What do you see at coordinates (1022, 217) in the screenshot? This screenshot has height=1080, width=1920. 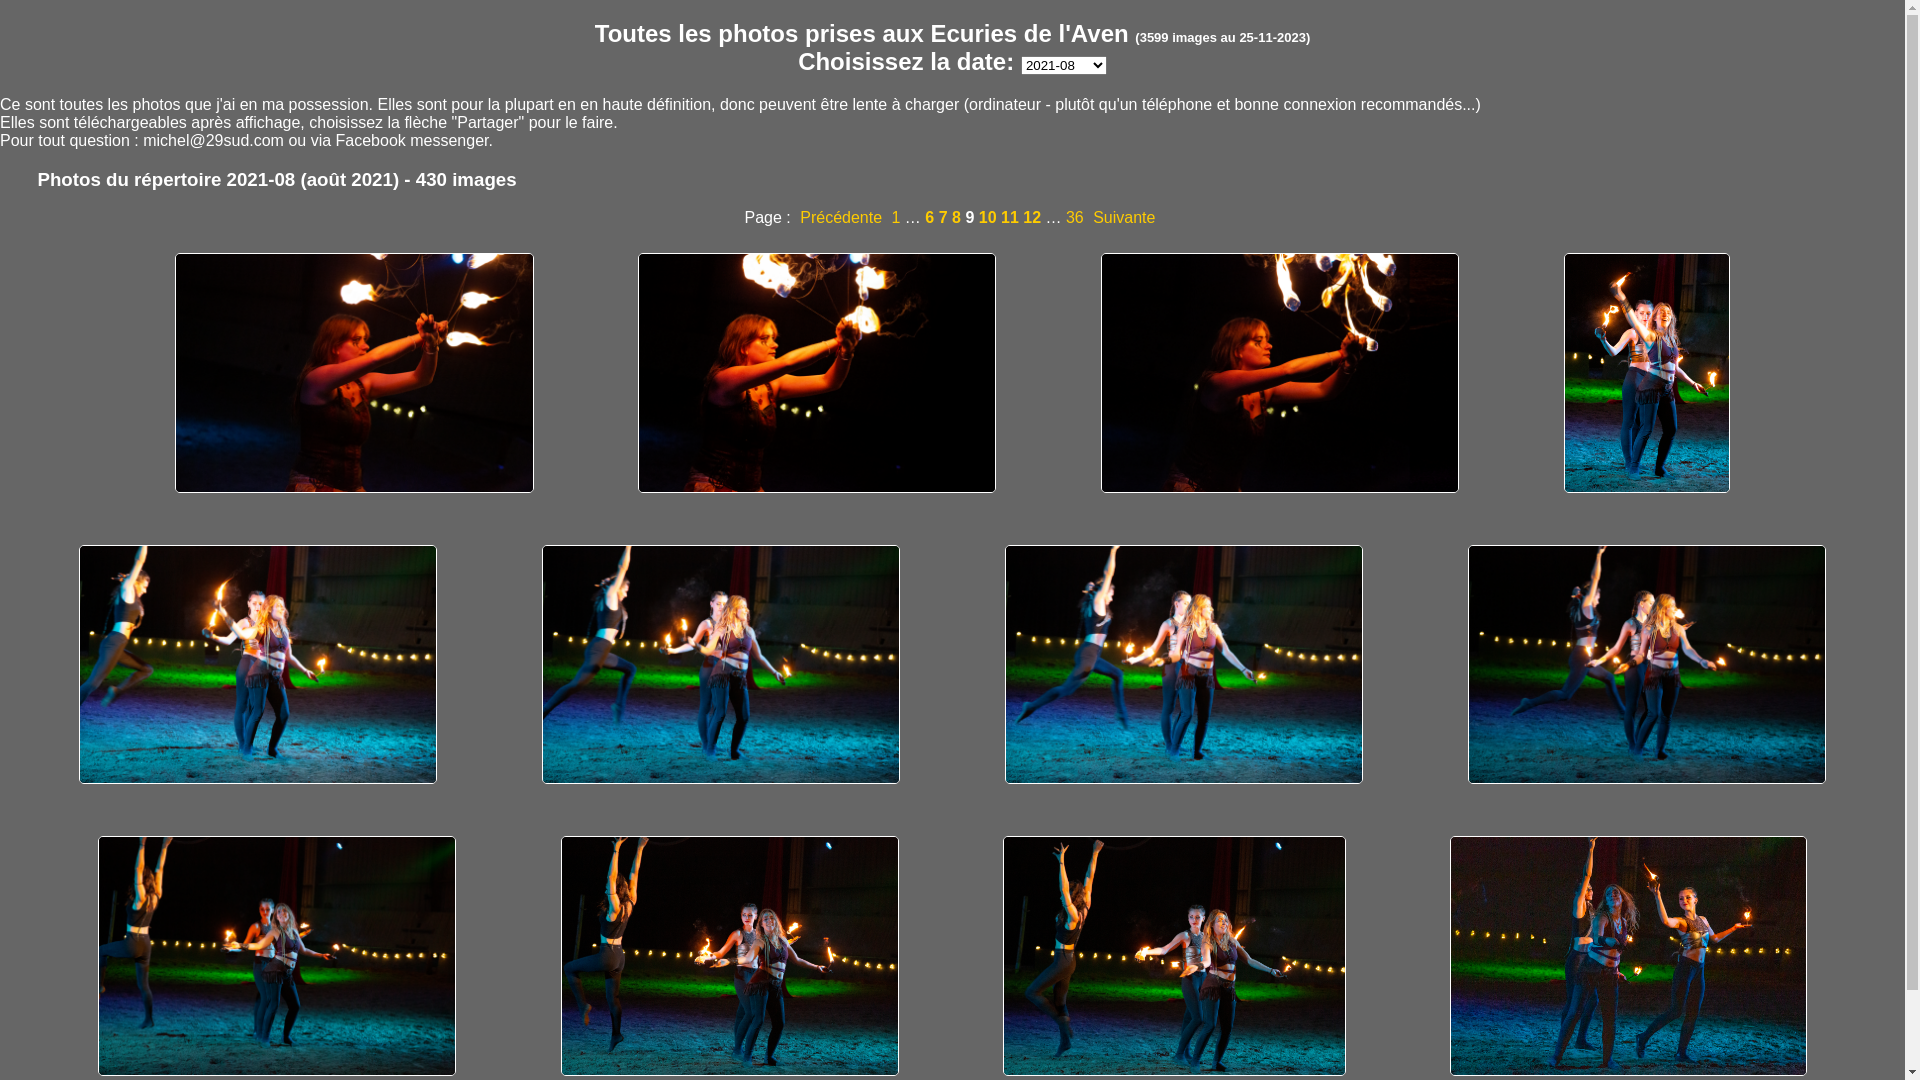 I see `'12'` at bounding box center [1022, 217].